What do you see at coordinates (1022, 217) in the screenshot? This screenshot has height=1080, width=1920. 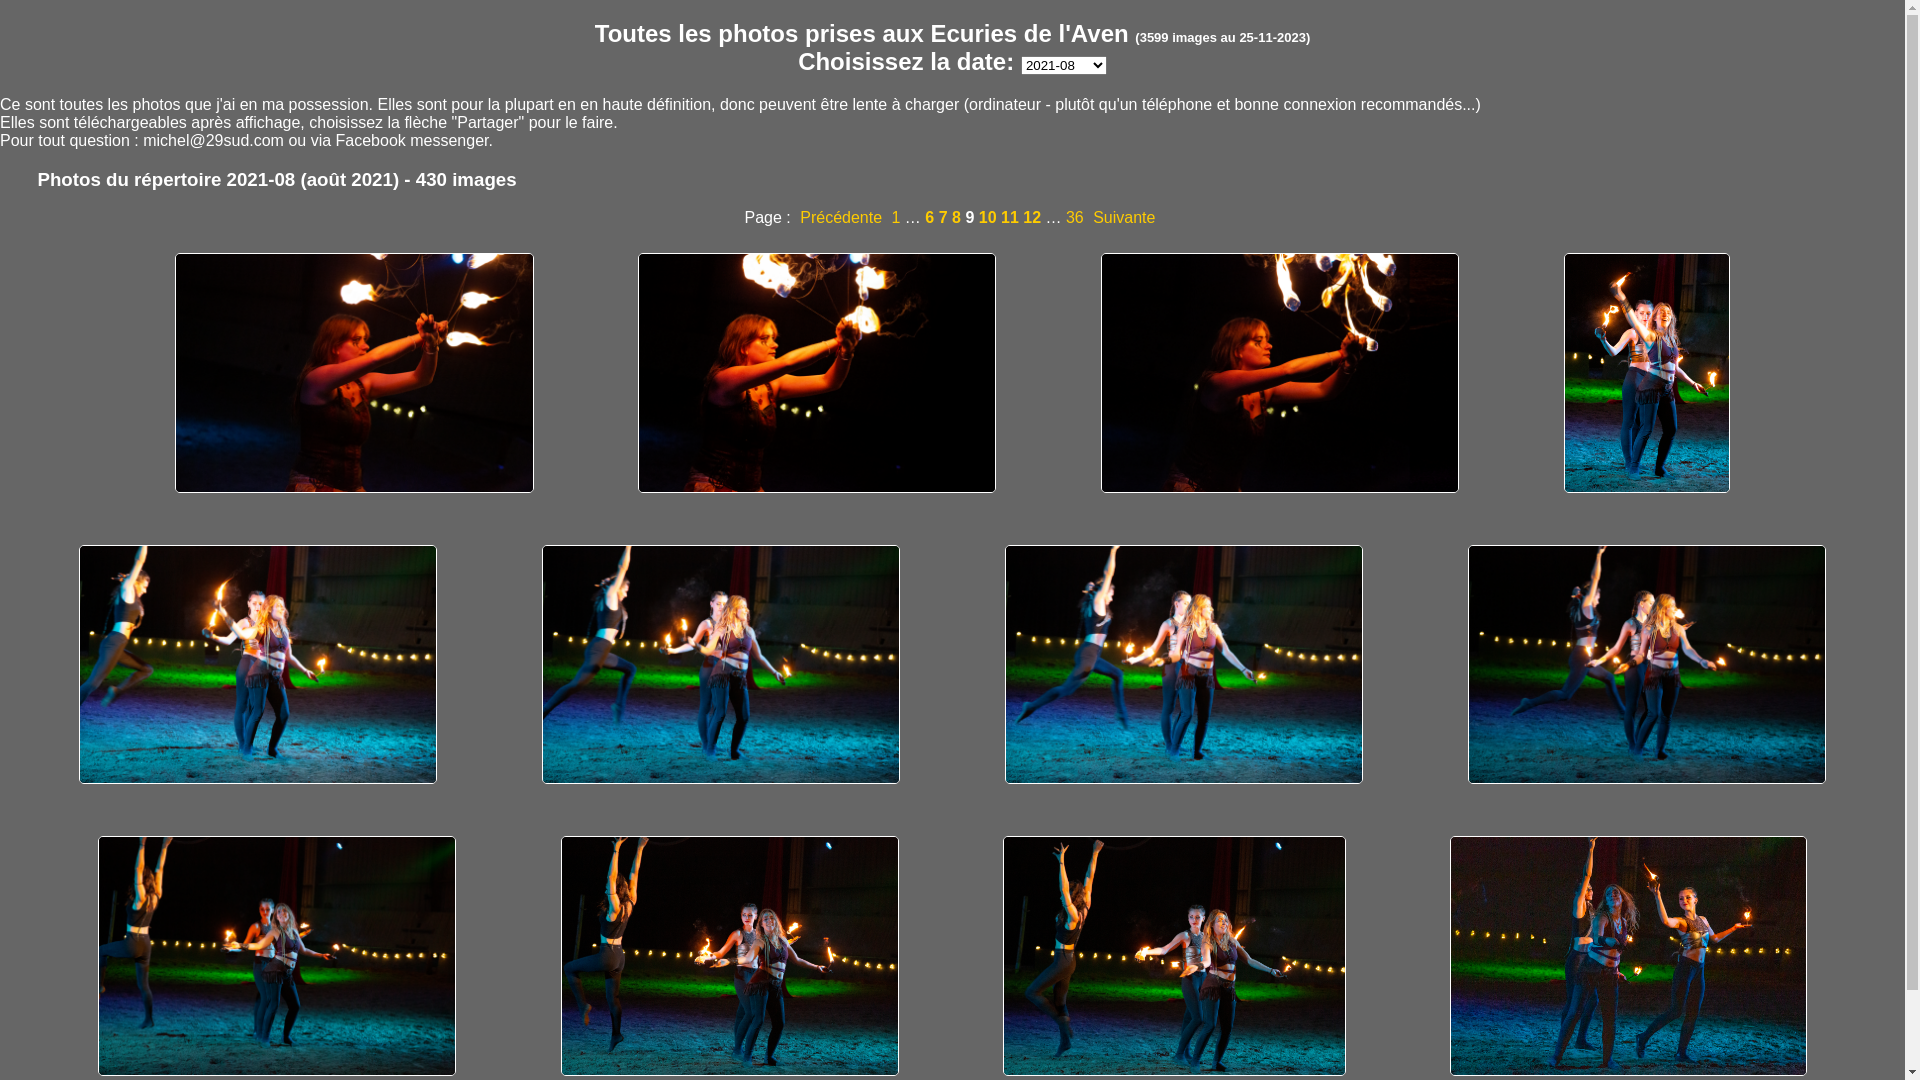 I see `'12'` at bounding box center [1022, 217].